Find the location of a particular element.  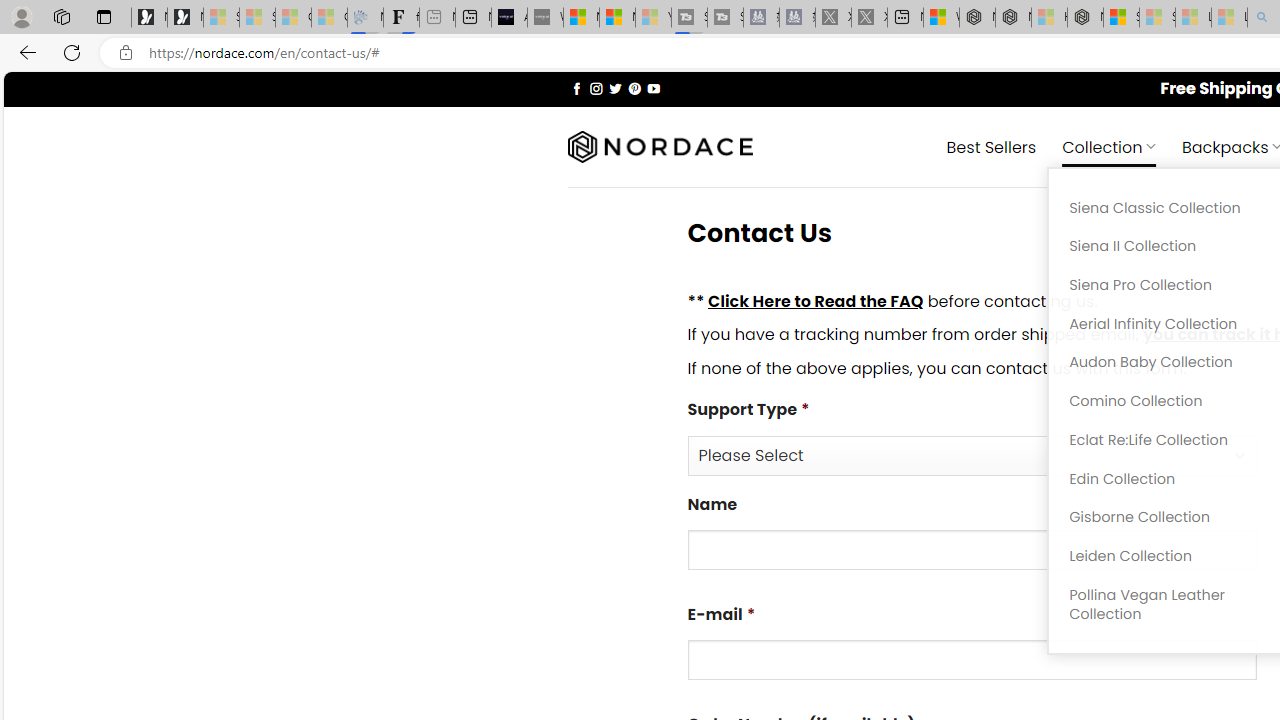

'Follow on Instagram' is located at coordinates (595, 87).